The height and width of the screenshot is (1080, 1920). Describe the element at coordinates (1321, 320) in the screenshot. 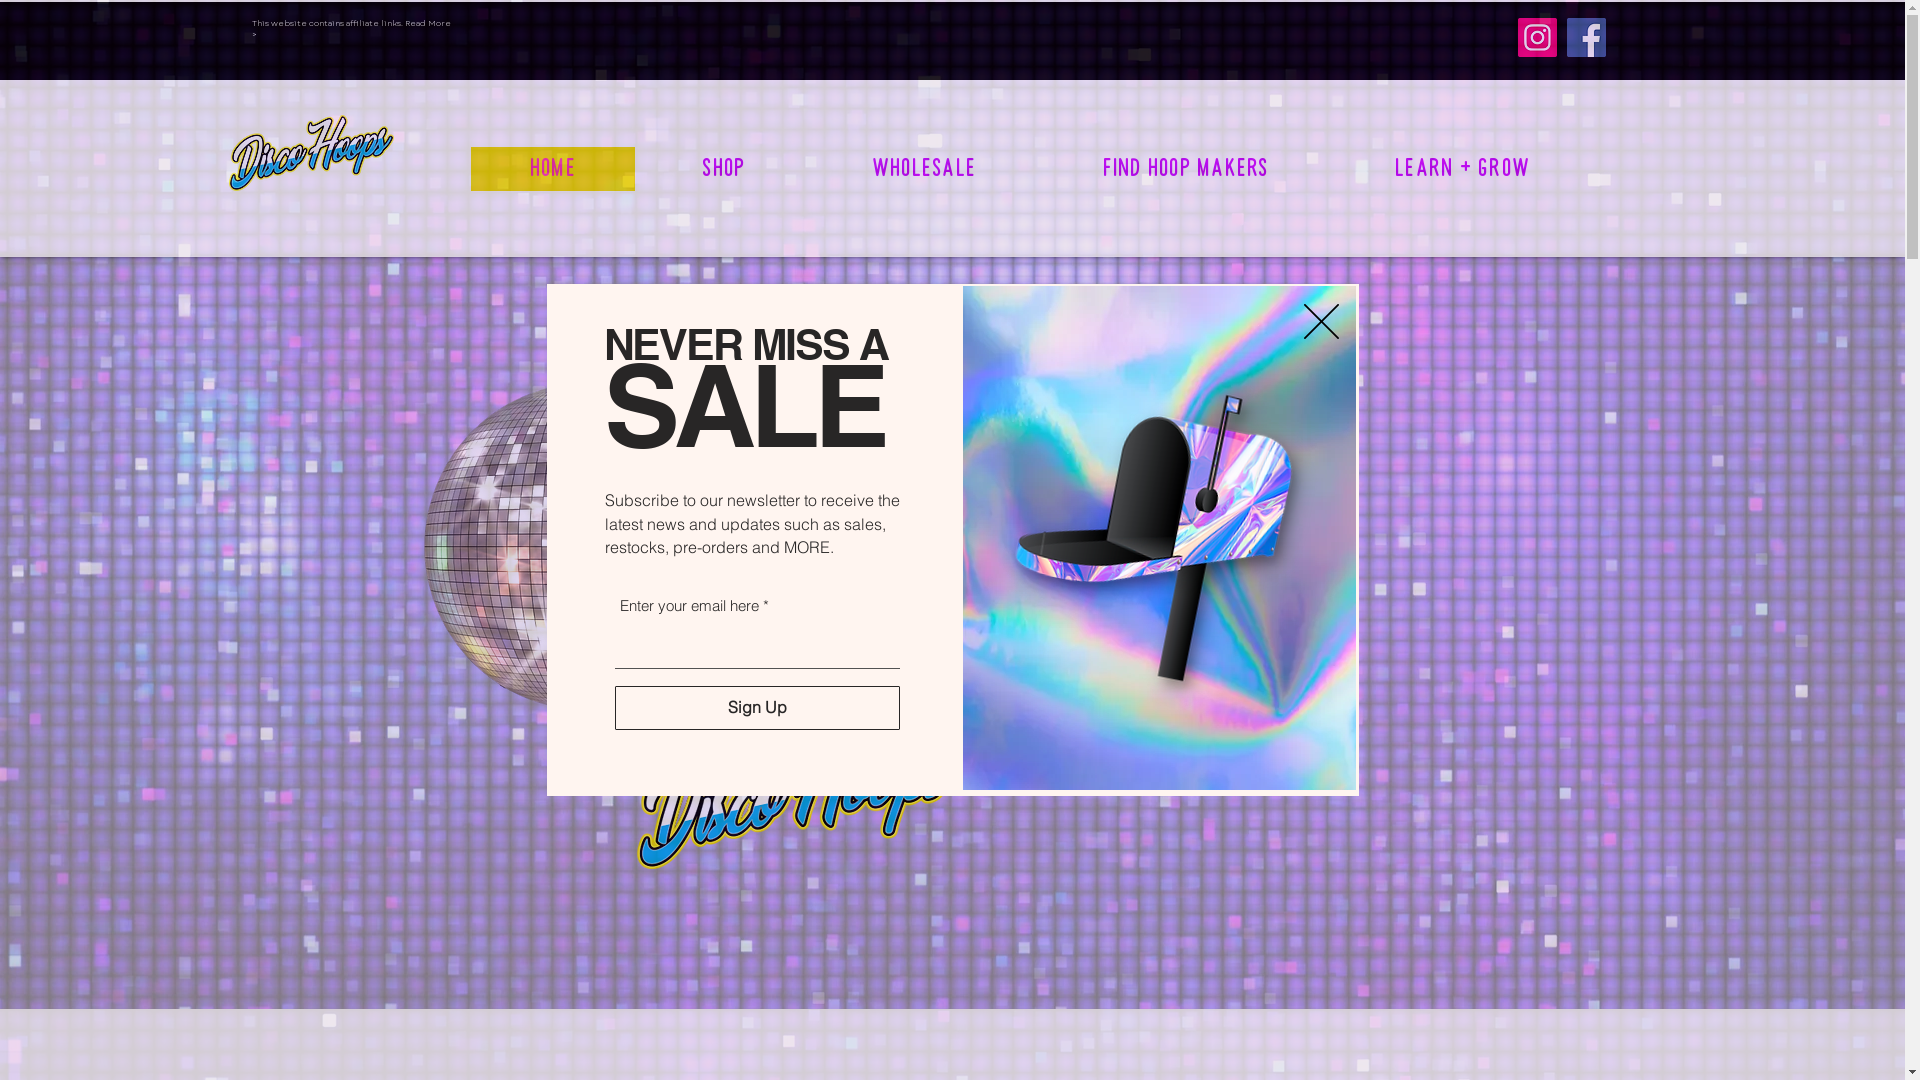

I see `'Back to site'` at that location.